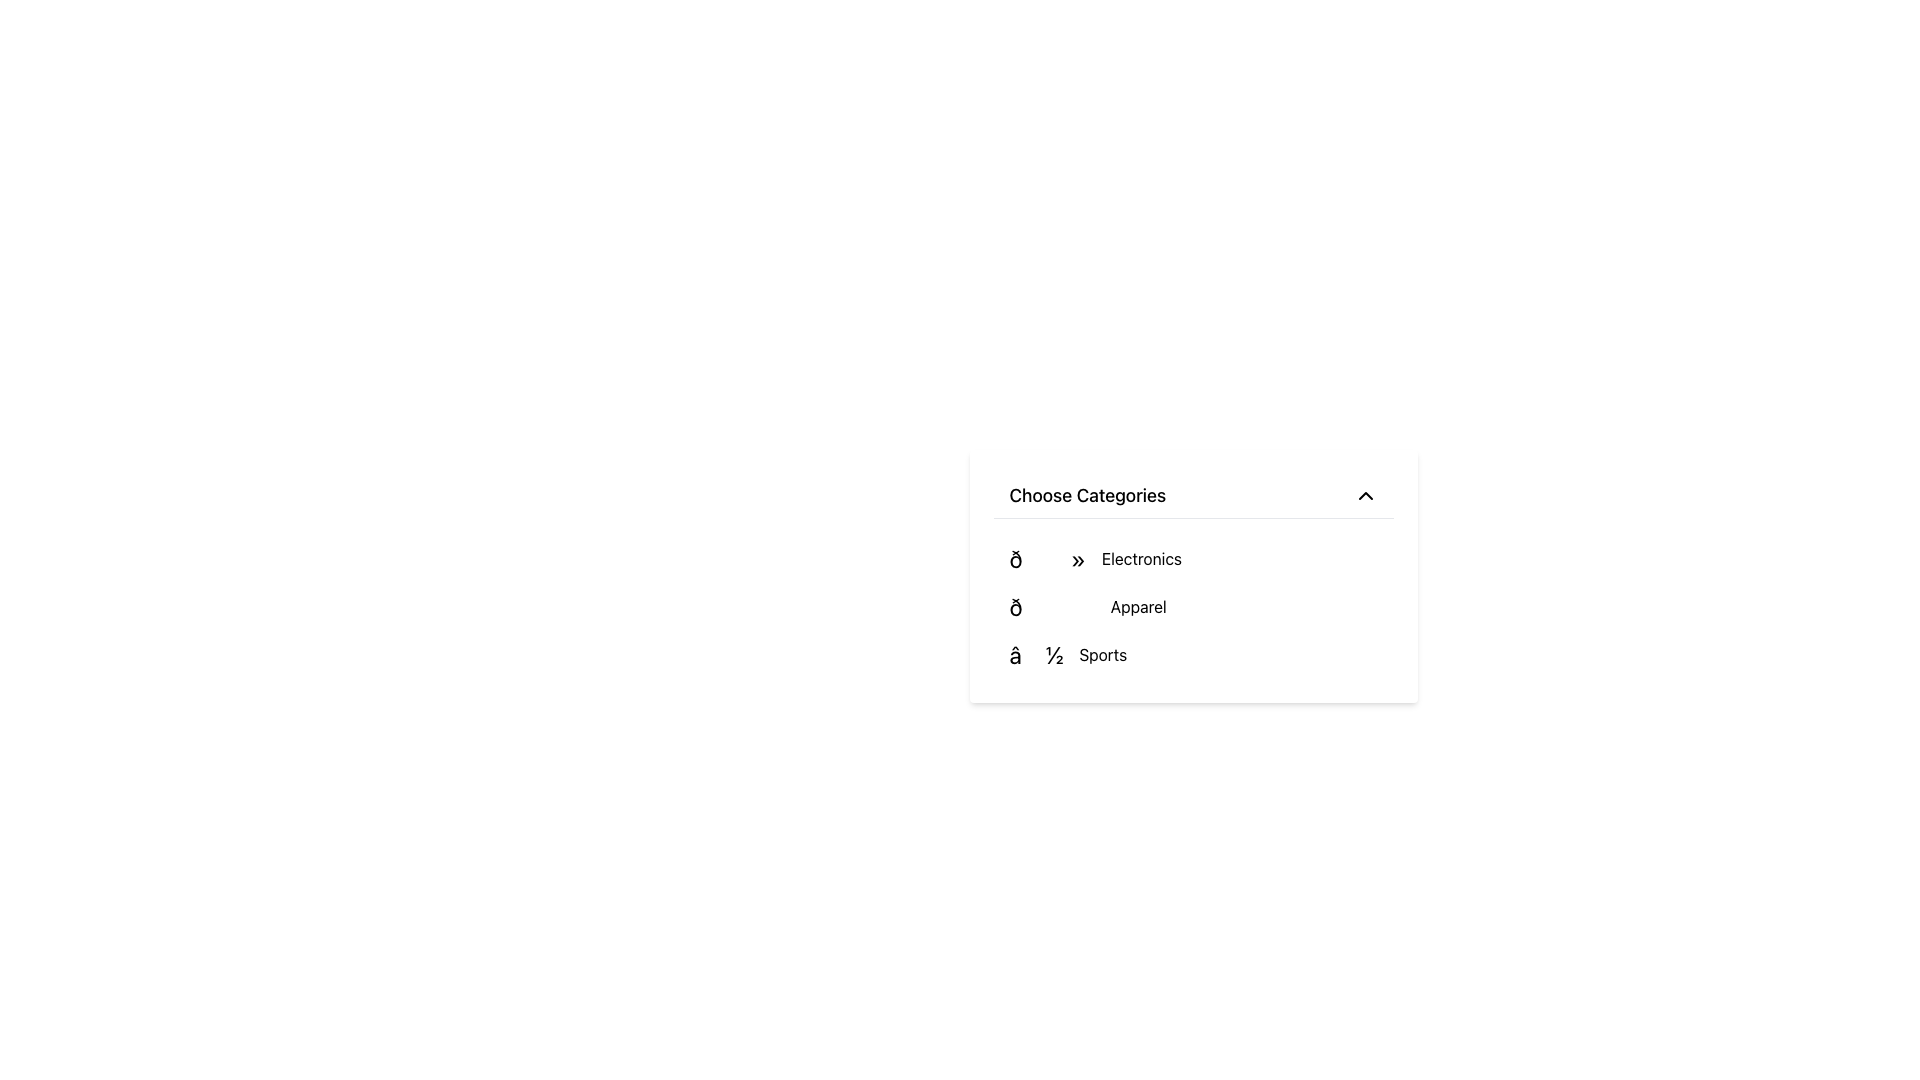 This screenshot has height=1080, width=1920. What do you see at coordinates (1142, 559) in the screenshot?
I see `the text label 'Electronics' in the dropdown menu` at bounding box center [1142, 559].